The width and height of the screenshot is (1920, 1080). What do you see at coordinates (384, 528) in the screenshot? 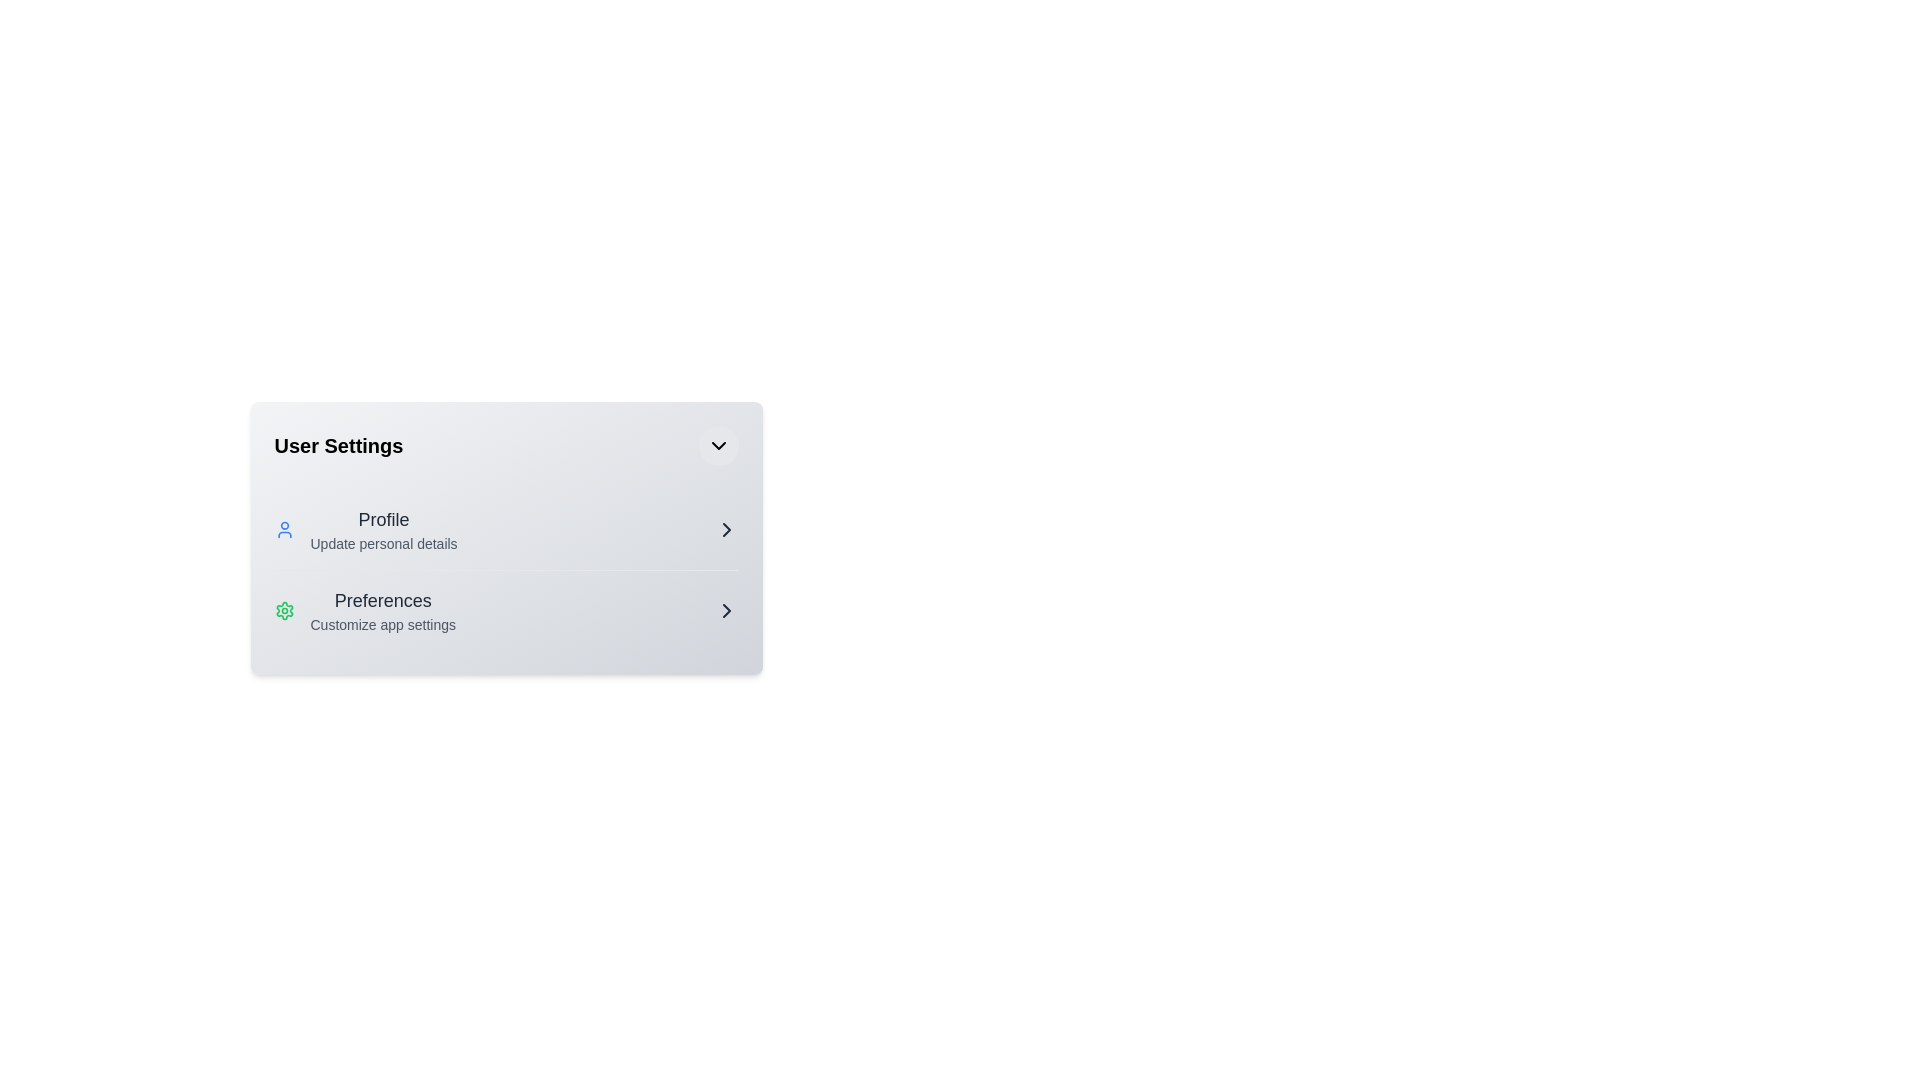
I see `the textual label with subheading` at bounding box center [384, 528].